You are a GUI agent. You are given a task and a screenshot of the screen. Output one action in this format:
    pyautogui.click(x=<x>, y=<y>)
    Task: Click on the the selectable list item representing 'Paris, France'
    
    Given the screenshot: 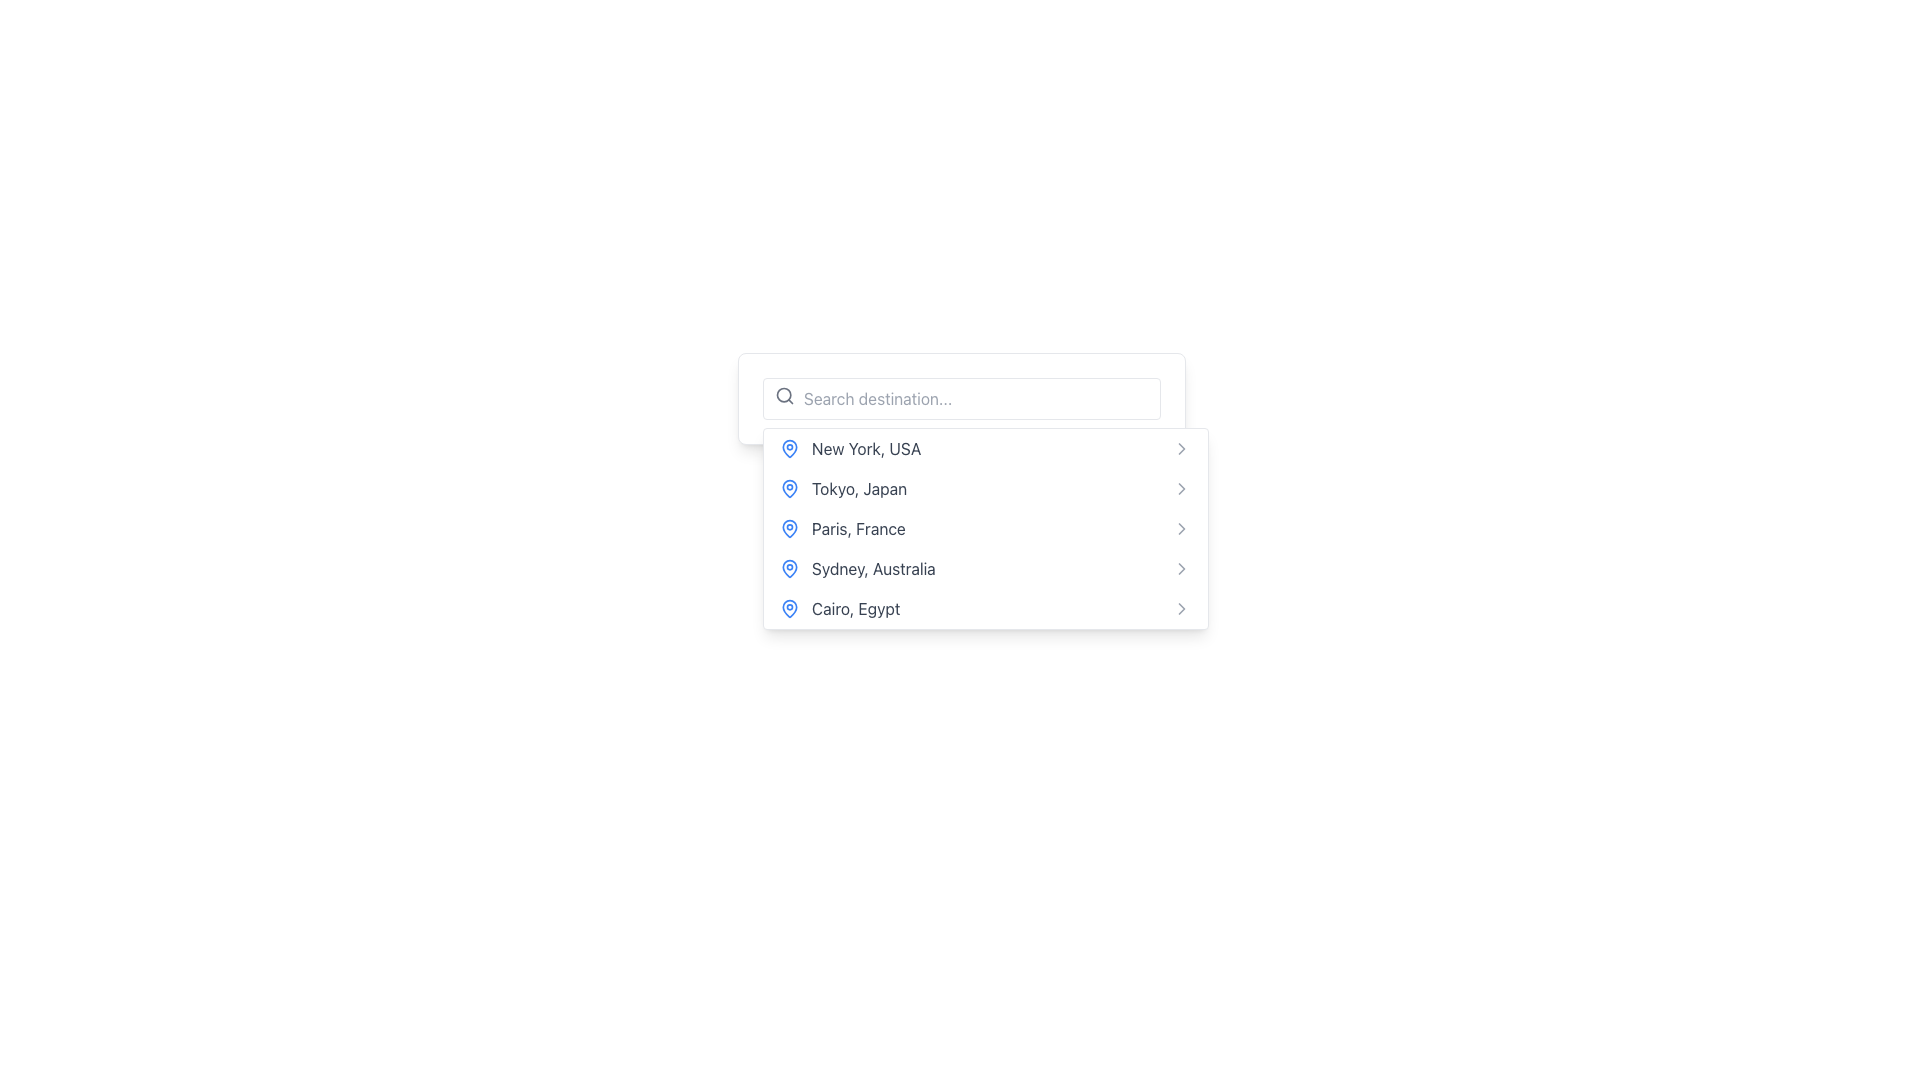 What is the action you would take?
    pyautogui.click(x=985, y=527)
    